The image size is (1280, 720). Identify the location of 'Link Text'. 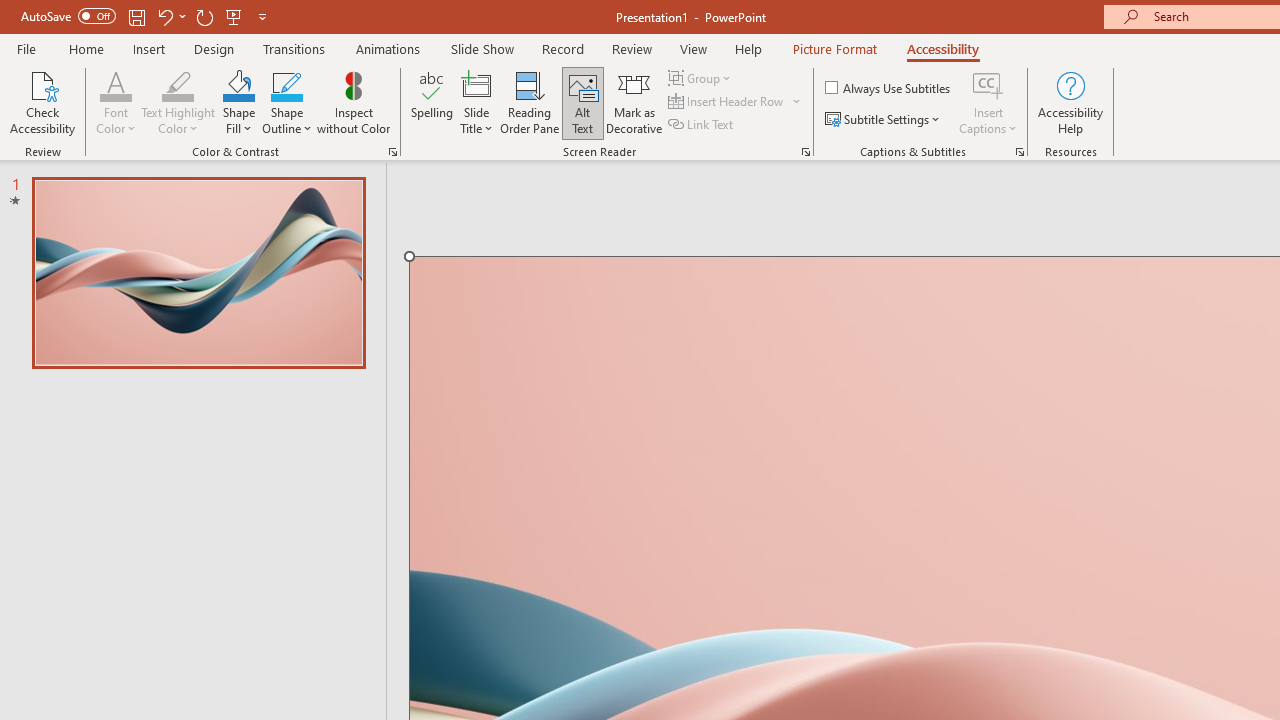
(702, 124).